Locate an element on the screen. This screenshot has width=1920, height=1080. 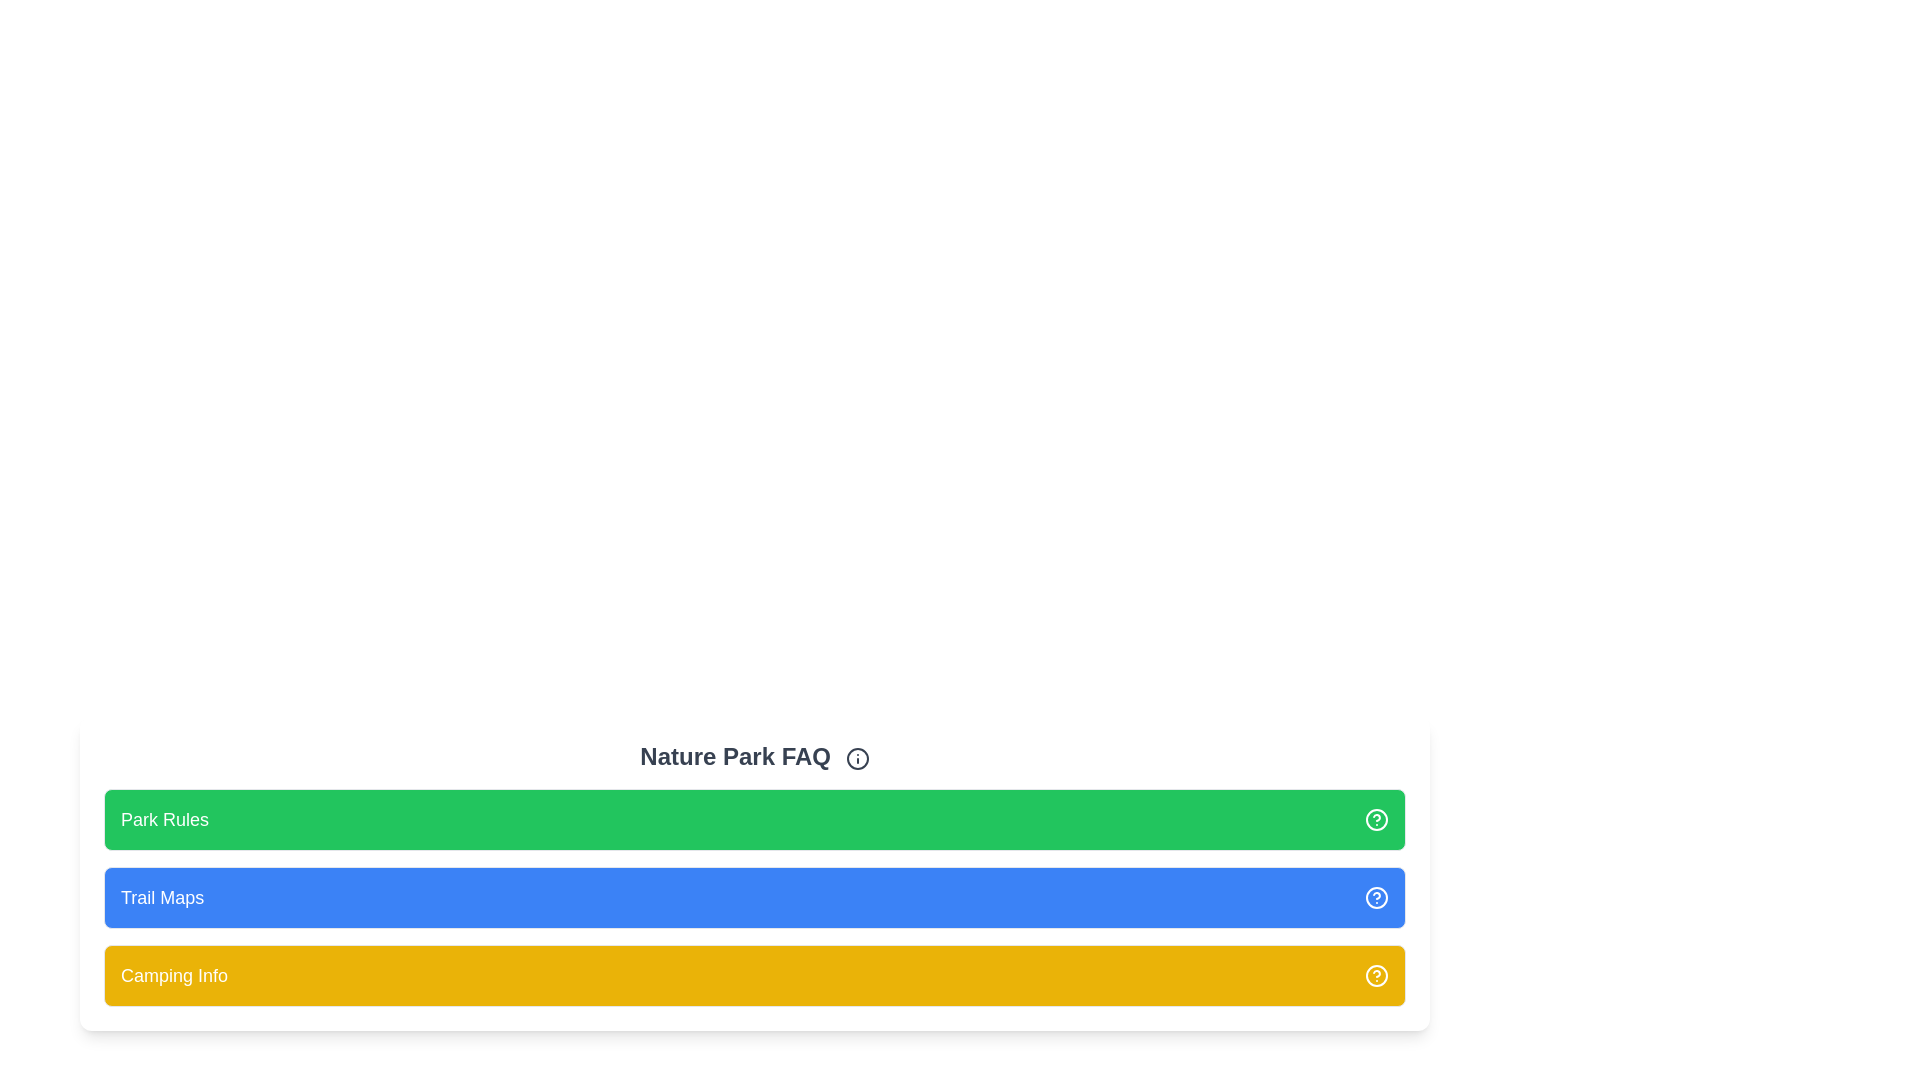
the information icon located to the right of the 'Camping Info' text, which provides additional assistance related to camping is located at coordinates (1376, 974).